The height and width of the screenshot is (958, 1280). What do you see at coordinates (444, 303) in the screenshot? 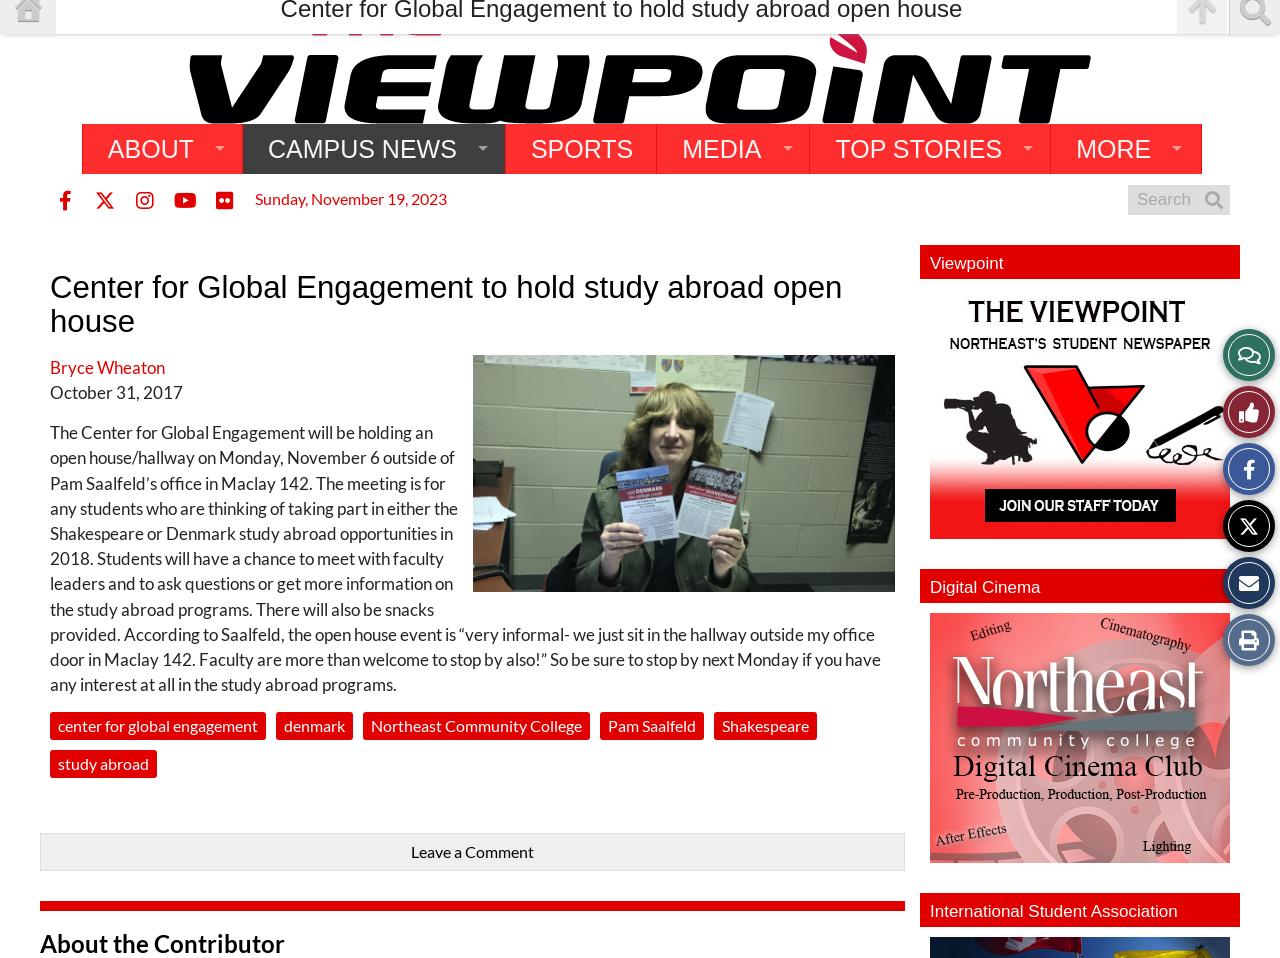
I see `'Center for Global Engagement to hold study abroad open house'` at bounding box center [444, 303].